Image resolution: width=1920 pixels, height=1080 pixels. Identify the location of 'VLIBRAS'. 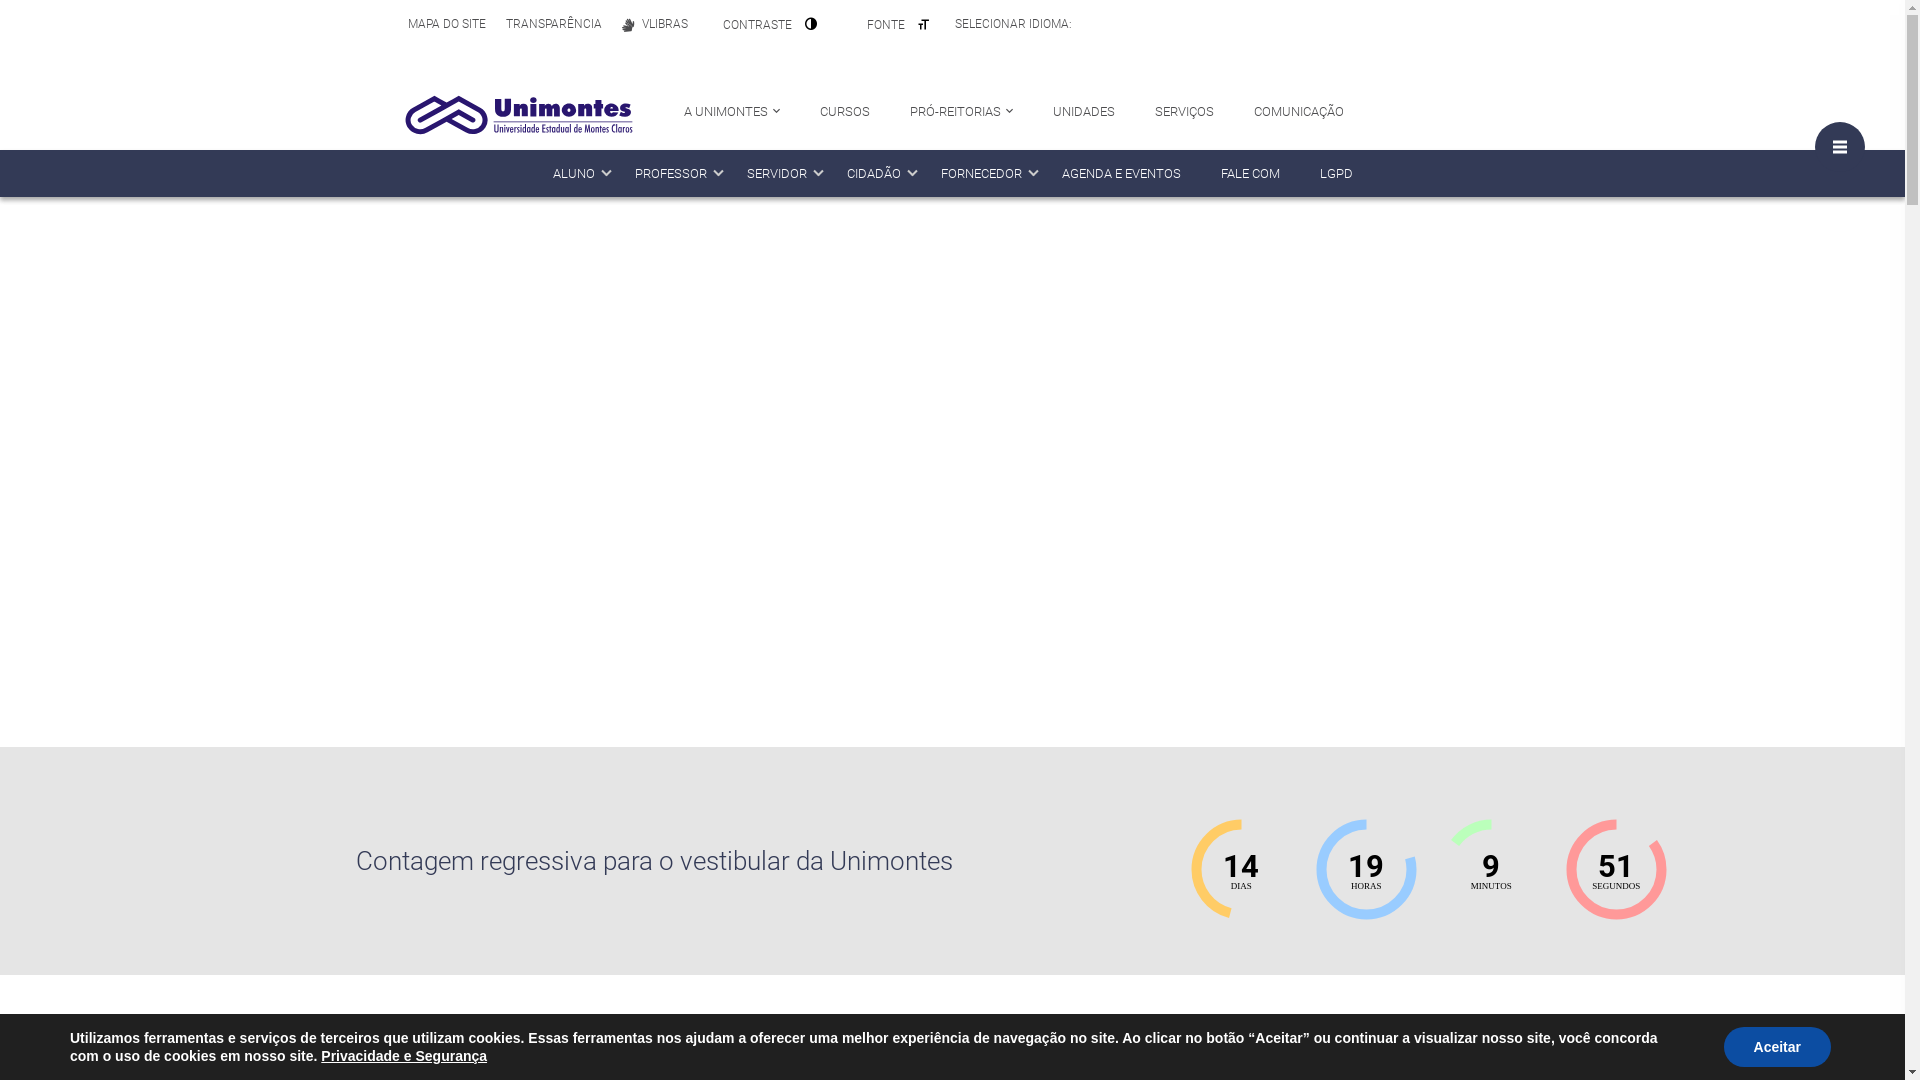
(654, 24).